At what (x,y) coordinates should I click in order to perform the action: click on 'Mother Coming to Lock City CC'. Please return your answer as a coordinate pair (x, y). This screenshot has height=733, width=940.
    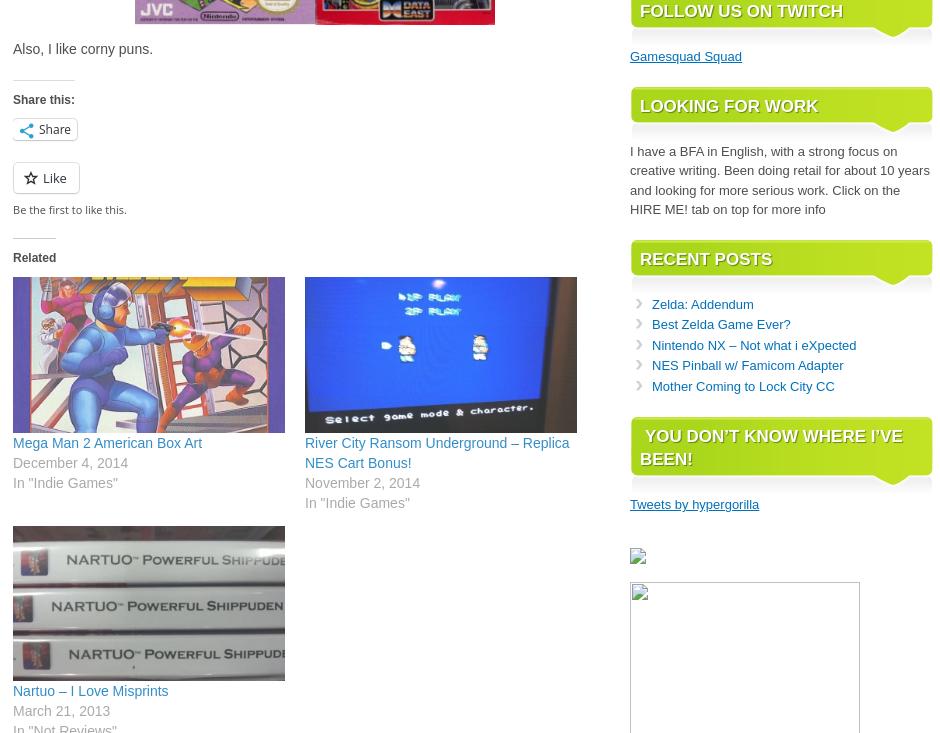
    Looking at the image, I should click on (742, 385).